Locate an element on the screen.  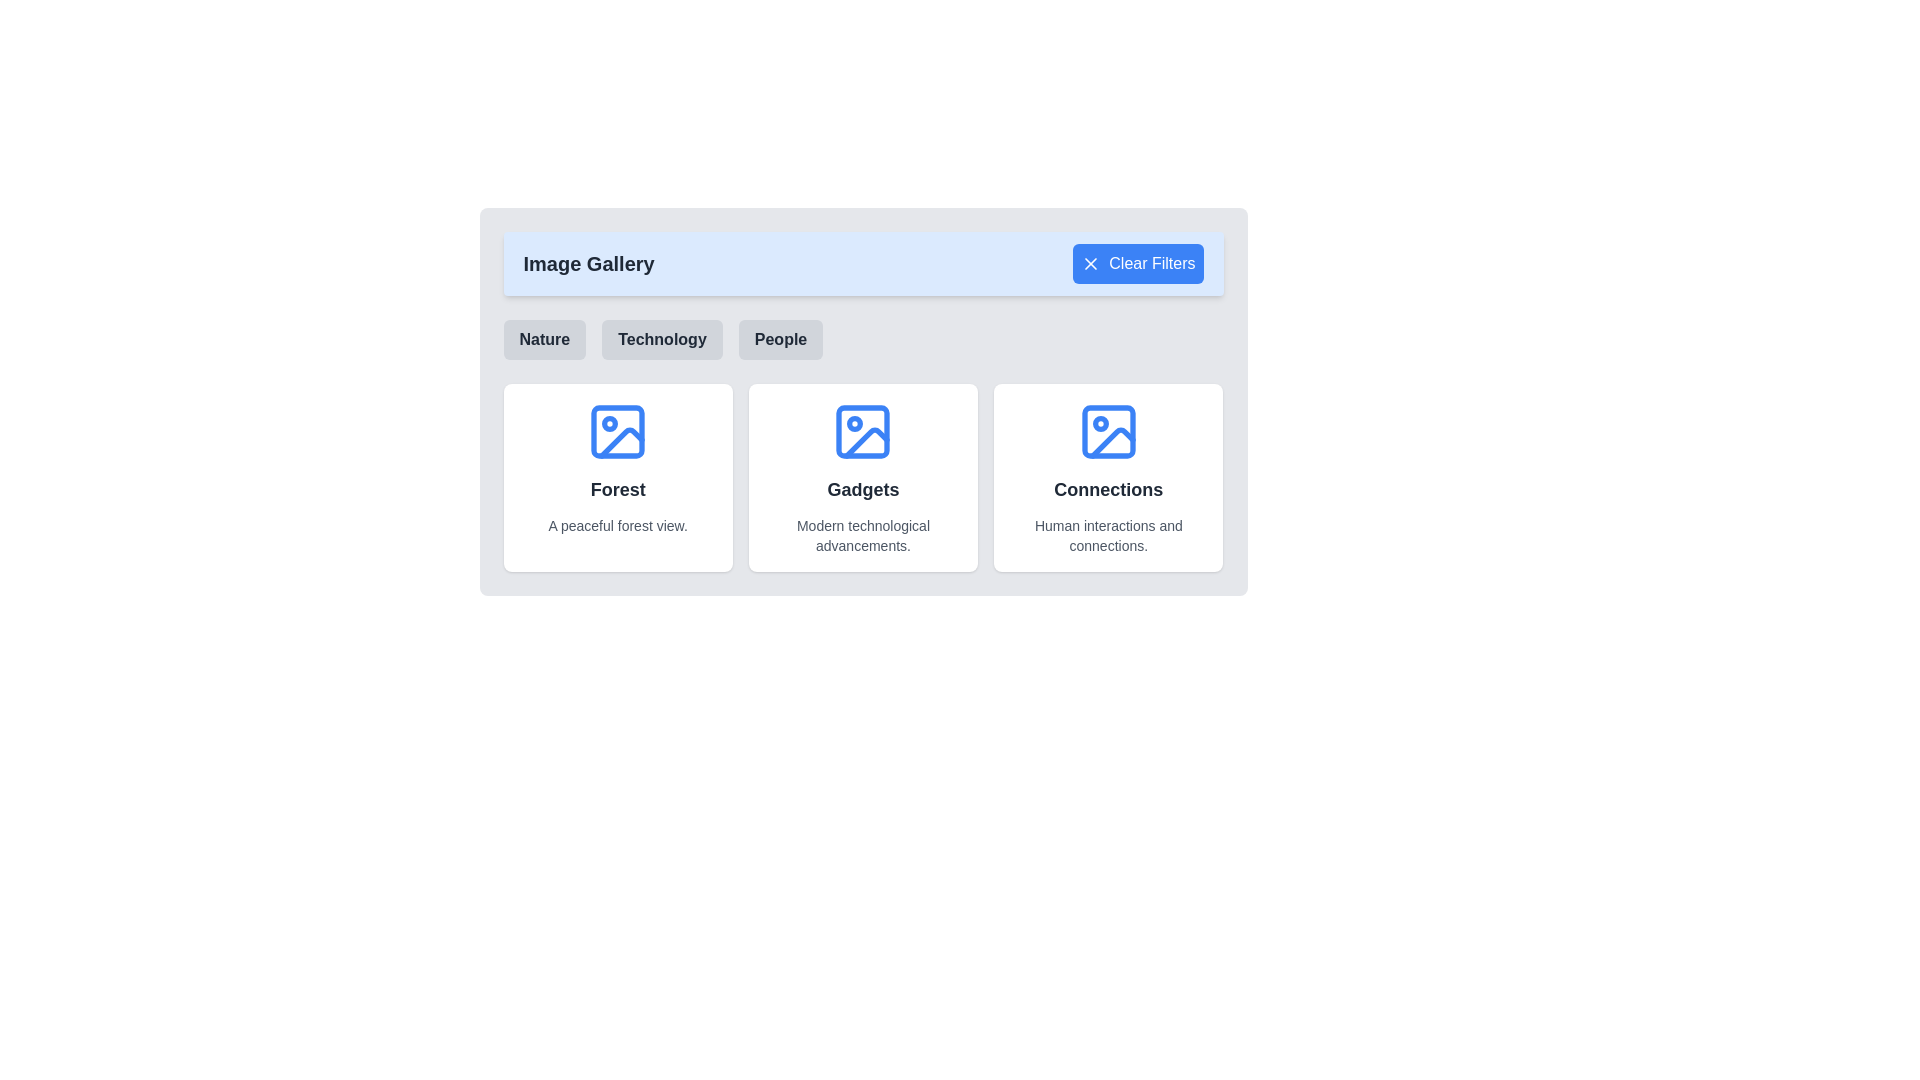
the 'X' icon within the 'Clear Filters' button located at the top-right of the interface header is located at coordinates (1090, 262).